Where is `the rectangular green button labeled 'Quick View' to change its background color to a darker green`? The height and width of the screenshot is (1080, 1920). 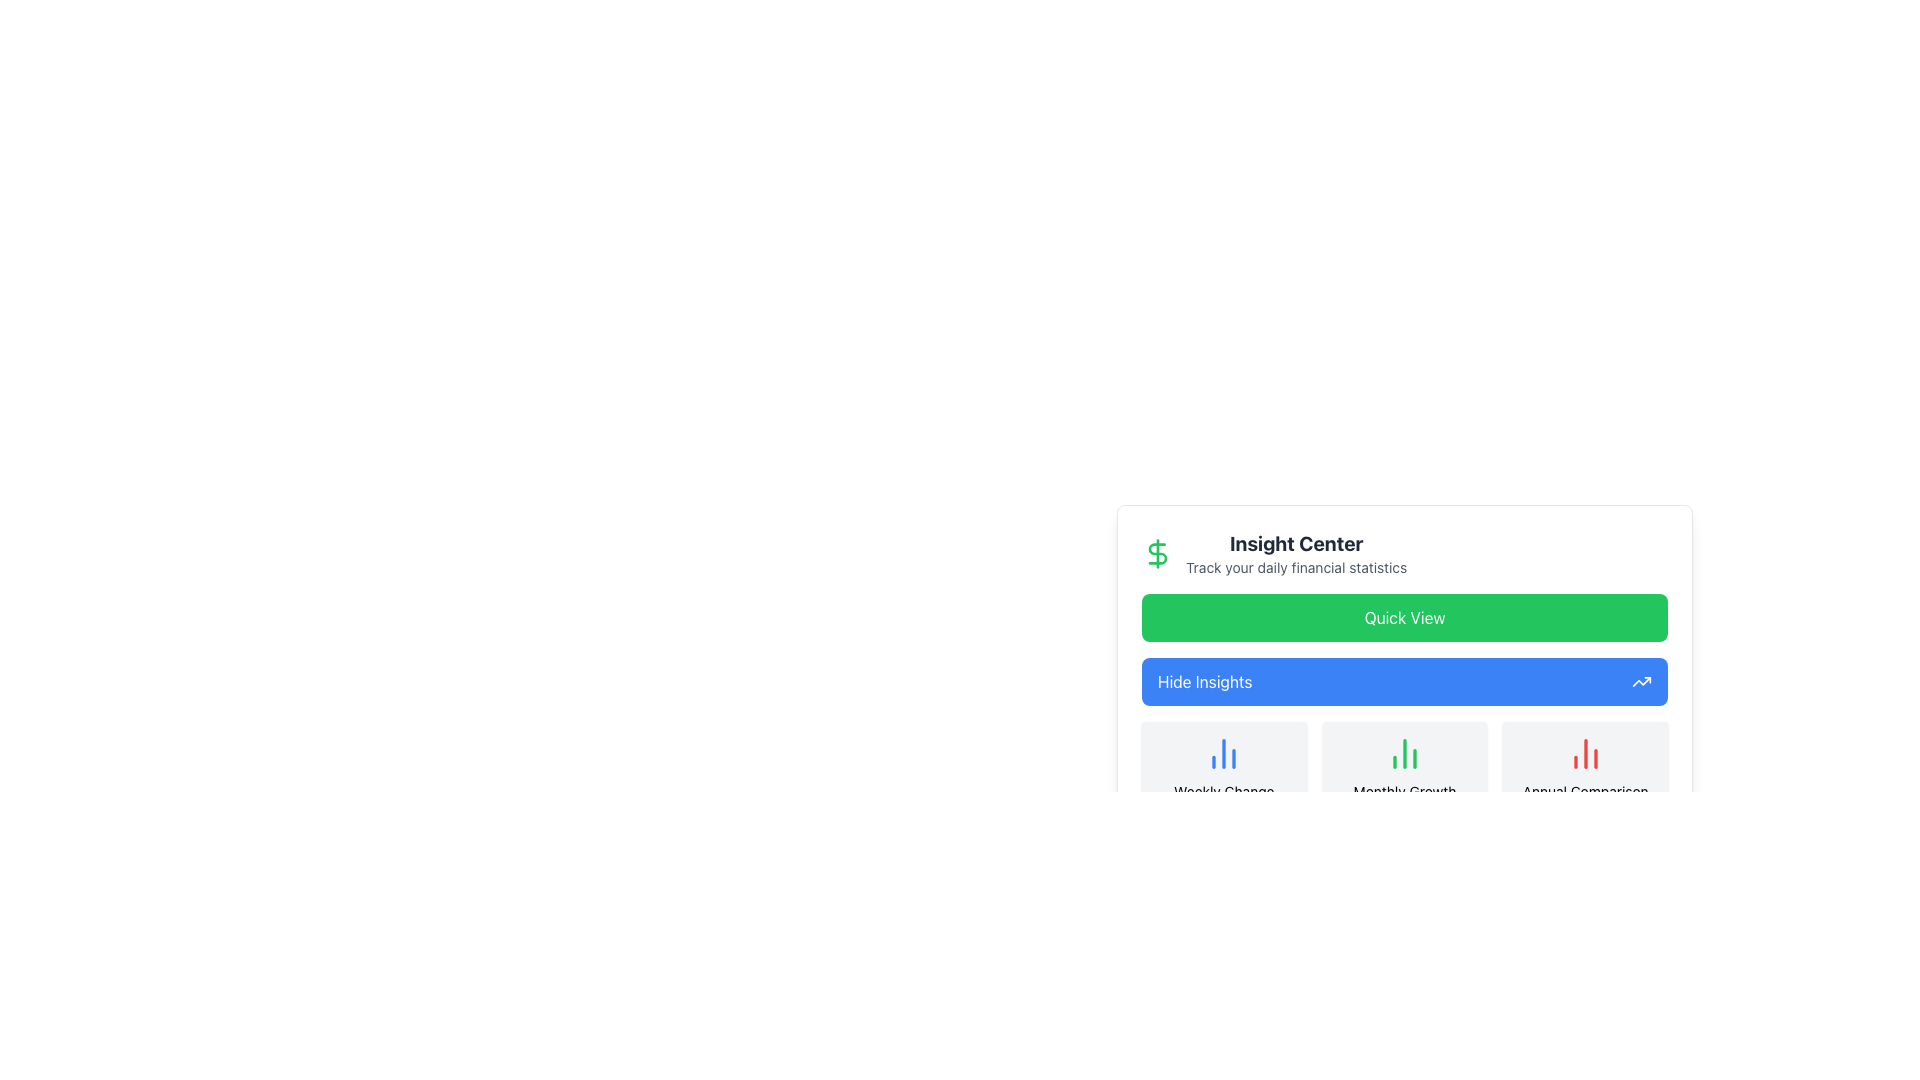 the rectangular green button labeled 'Quick View' to change its background color to a darker green is located at coordinates (1404, 616).